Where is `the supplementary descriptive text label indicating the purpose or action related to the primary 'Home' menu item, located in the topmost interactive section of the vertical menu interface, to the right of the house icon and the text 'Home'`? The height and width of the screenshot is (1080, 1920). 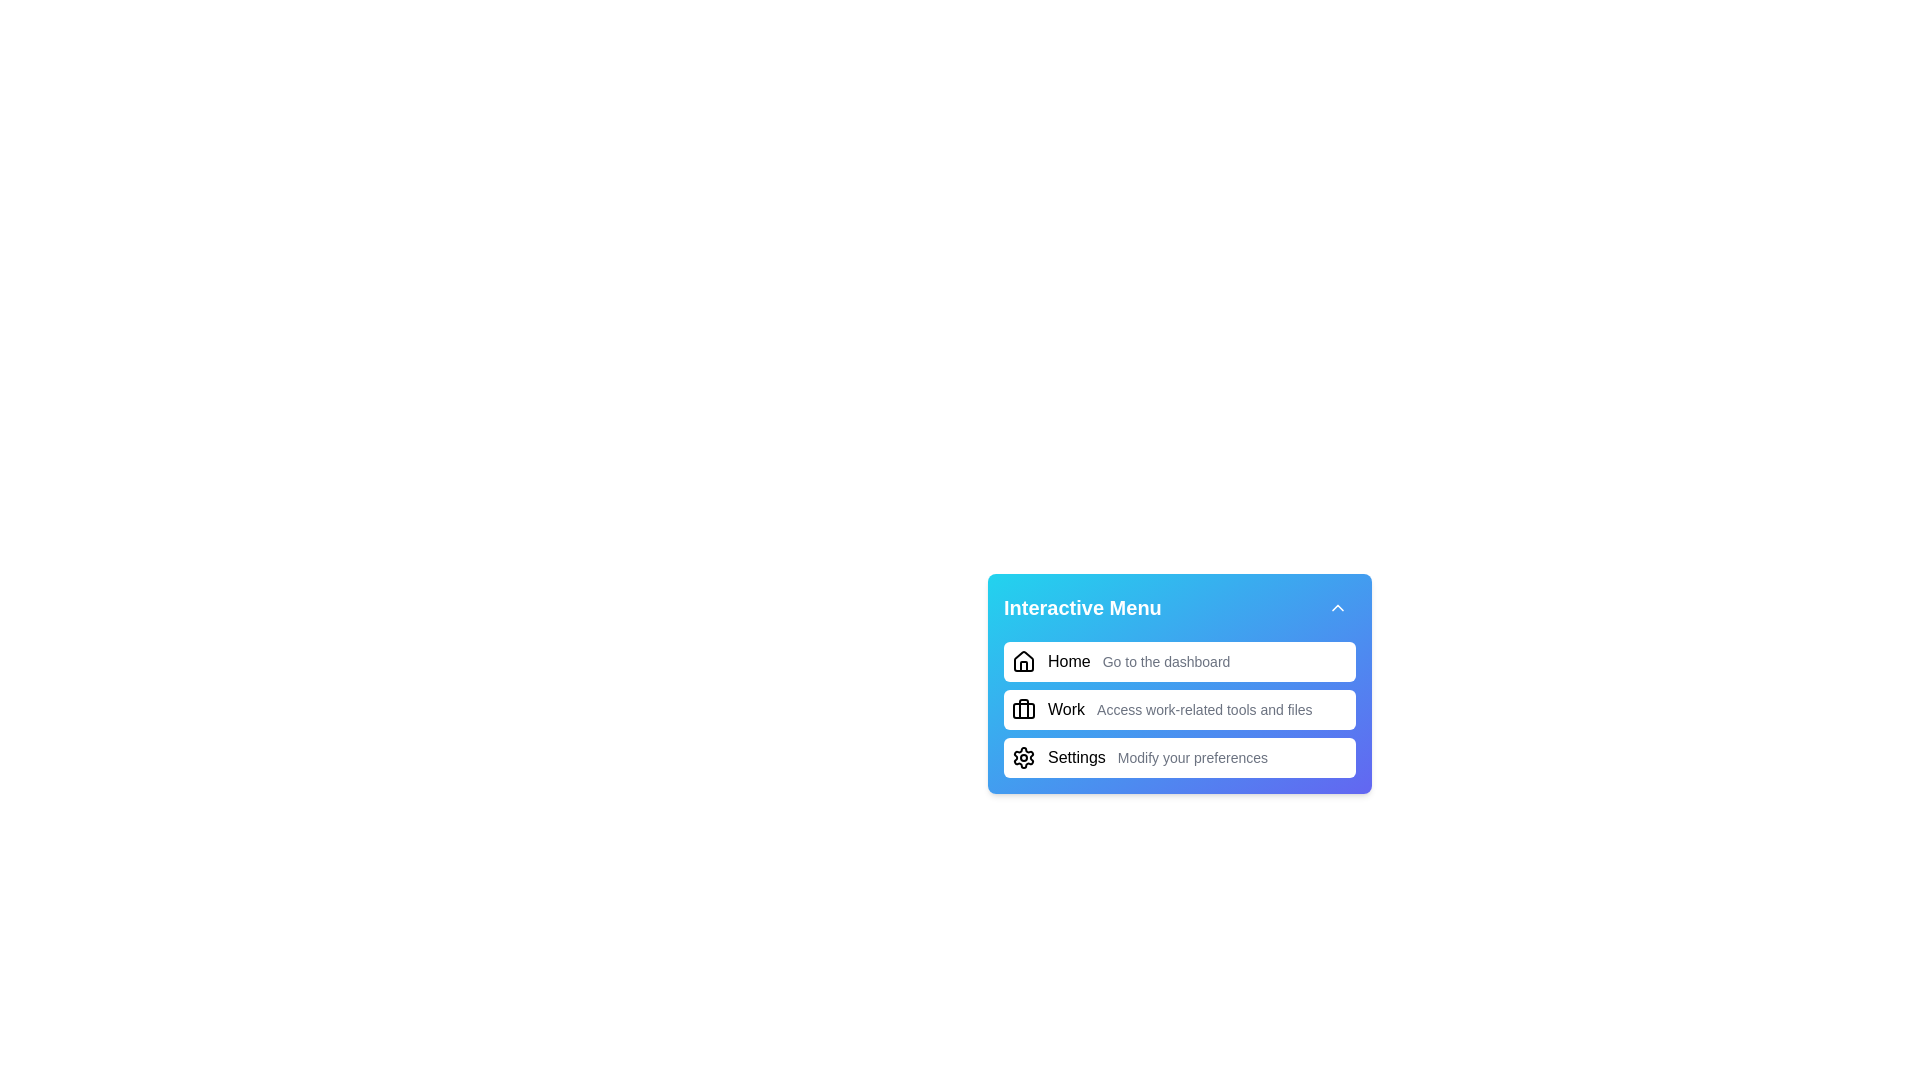 the supplementary descriptive text label indicating the purpose or action related to the primary 'Home' menu item, located in the topmost interactive section of the vertical menu interface, to the right of the house icon and the text 'Home' is located at coordinates (1166, 662).